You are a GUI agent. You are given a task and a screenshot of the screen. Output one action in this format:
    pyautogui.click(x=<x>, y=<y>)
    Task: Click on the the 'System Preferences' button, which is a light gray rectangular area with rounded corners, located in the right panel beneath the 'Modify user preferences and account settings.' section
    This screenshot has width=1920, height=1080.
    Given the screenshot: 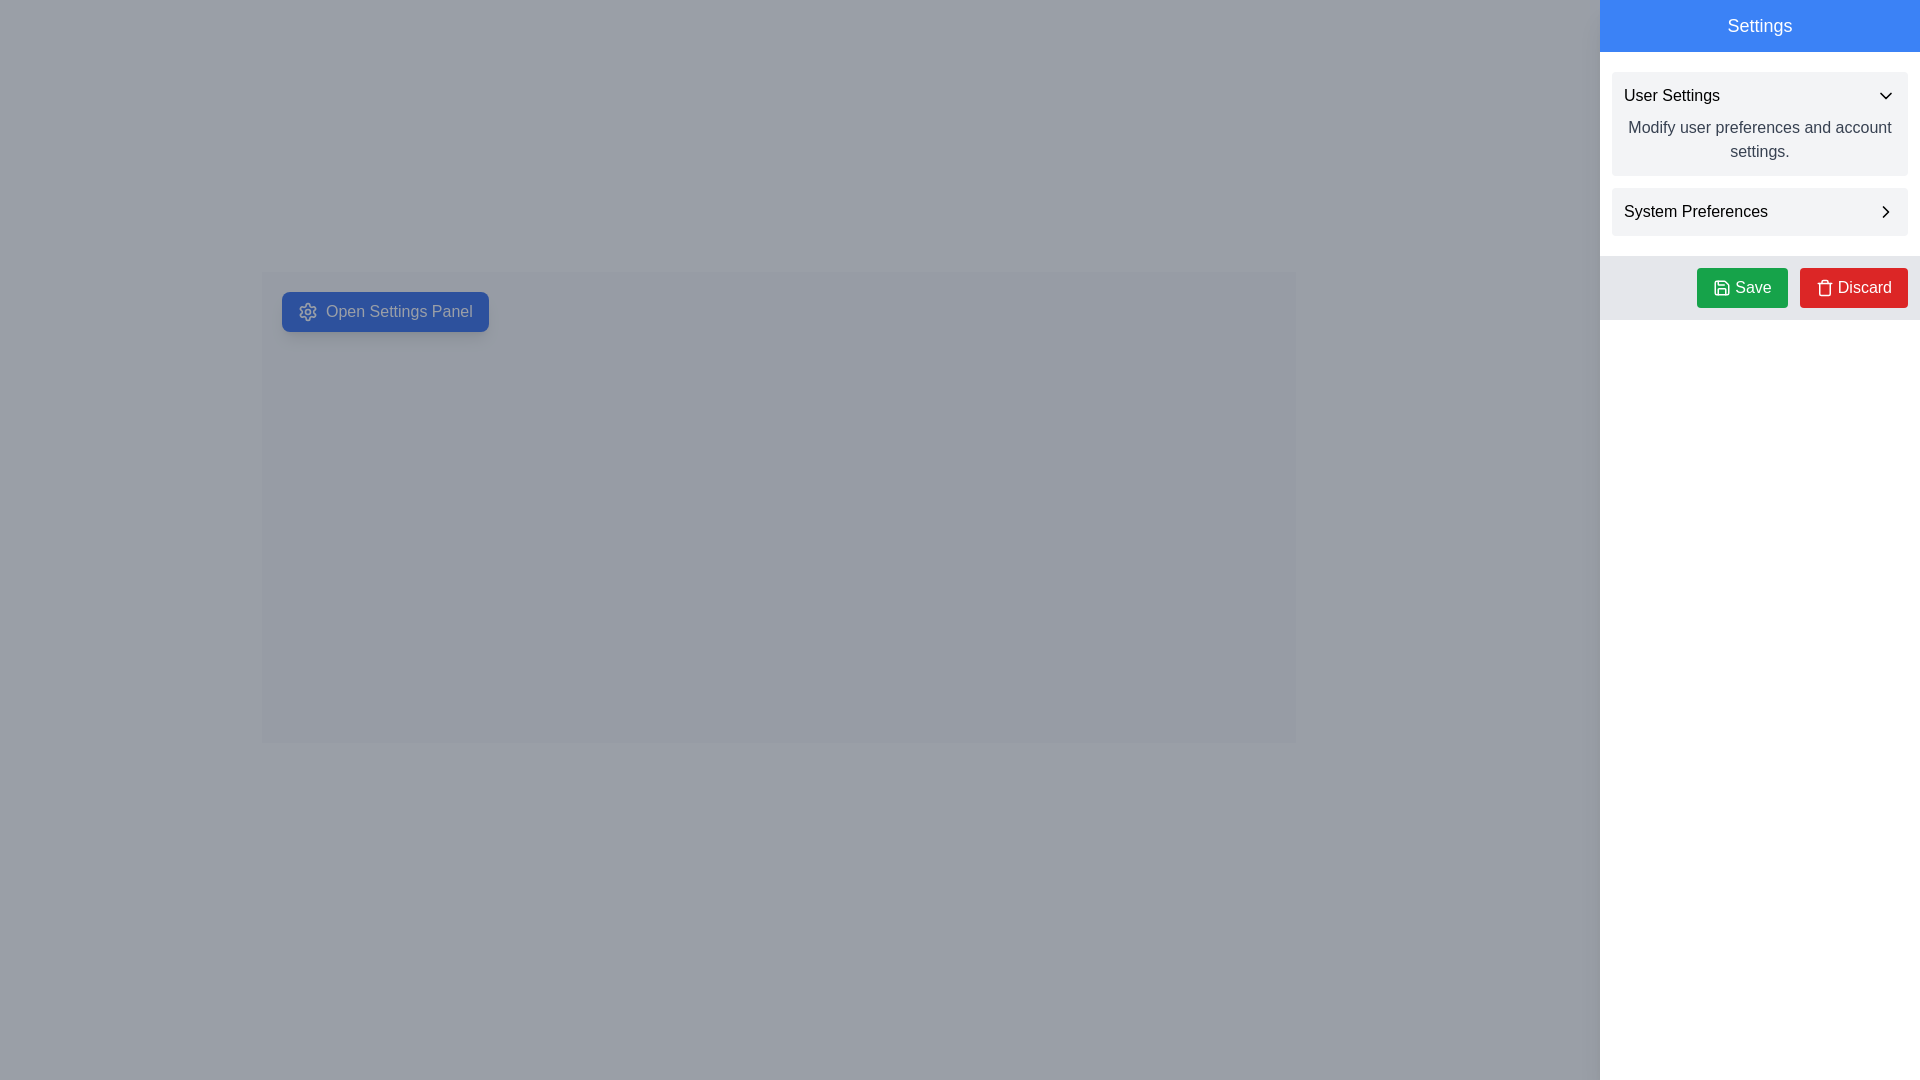 What is the action you would take?
    pyautogui.click(x=1760, y=212)
    